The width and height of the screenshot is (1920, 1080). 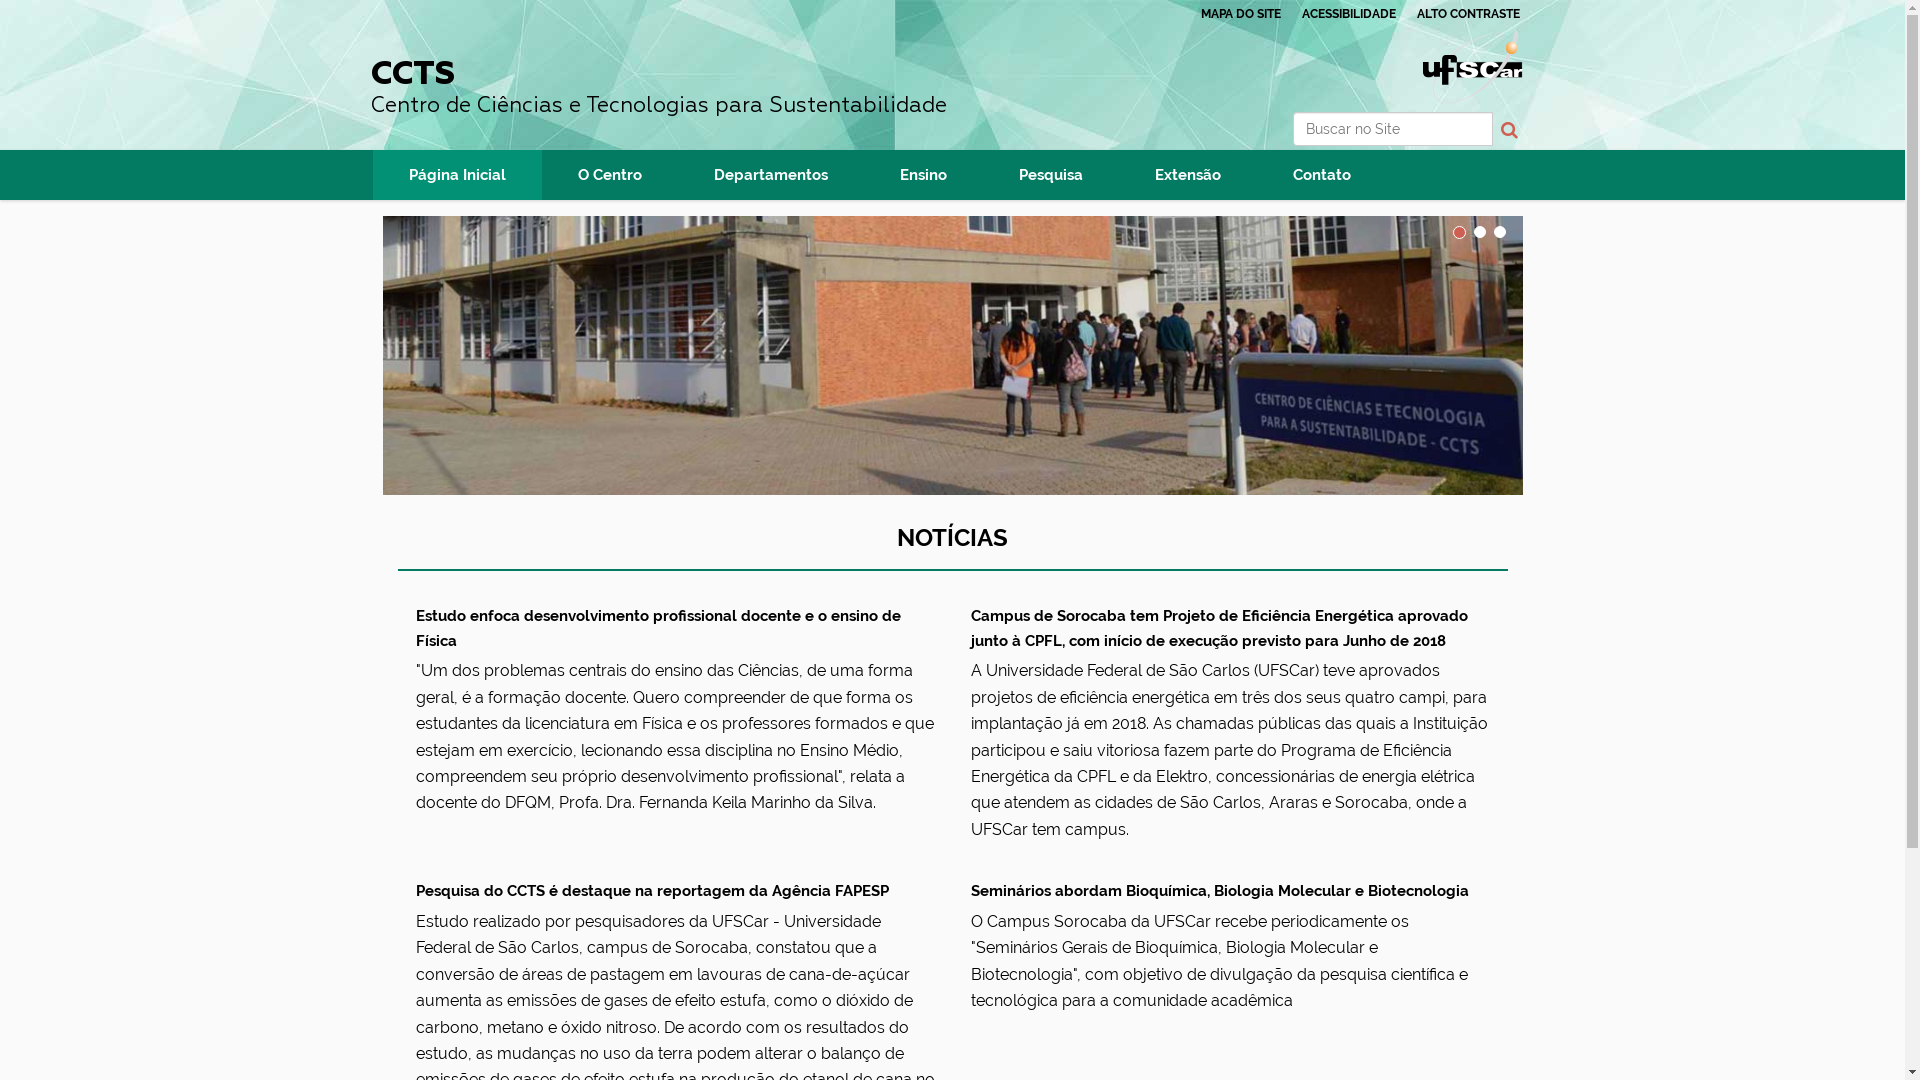 I want to click on 'CCTS', so click(x=950, y=354).